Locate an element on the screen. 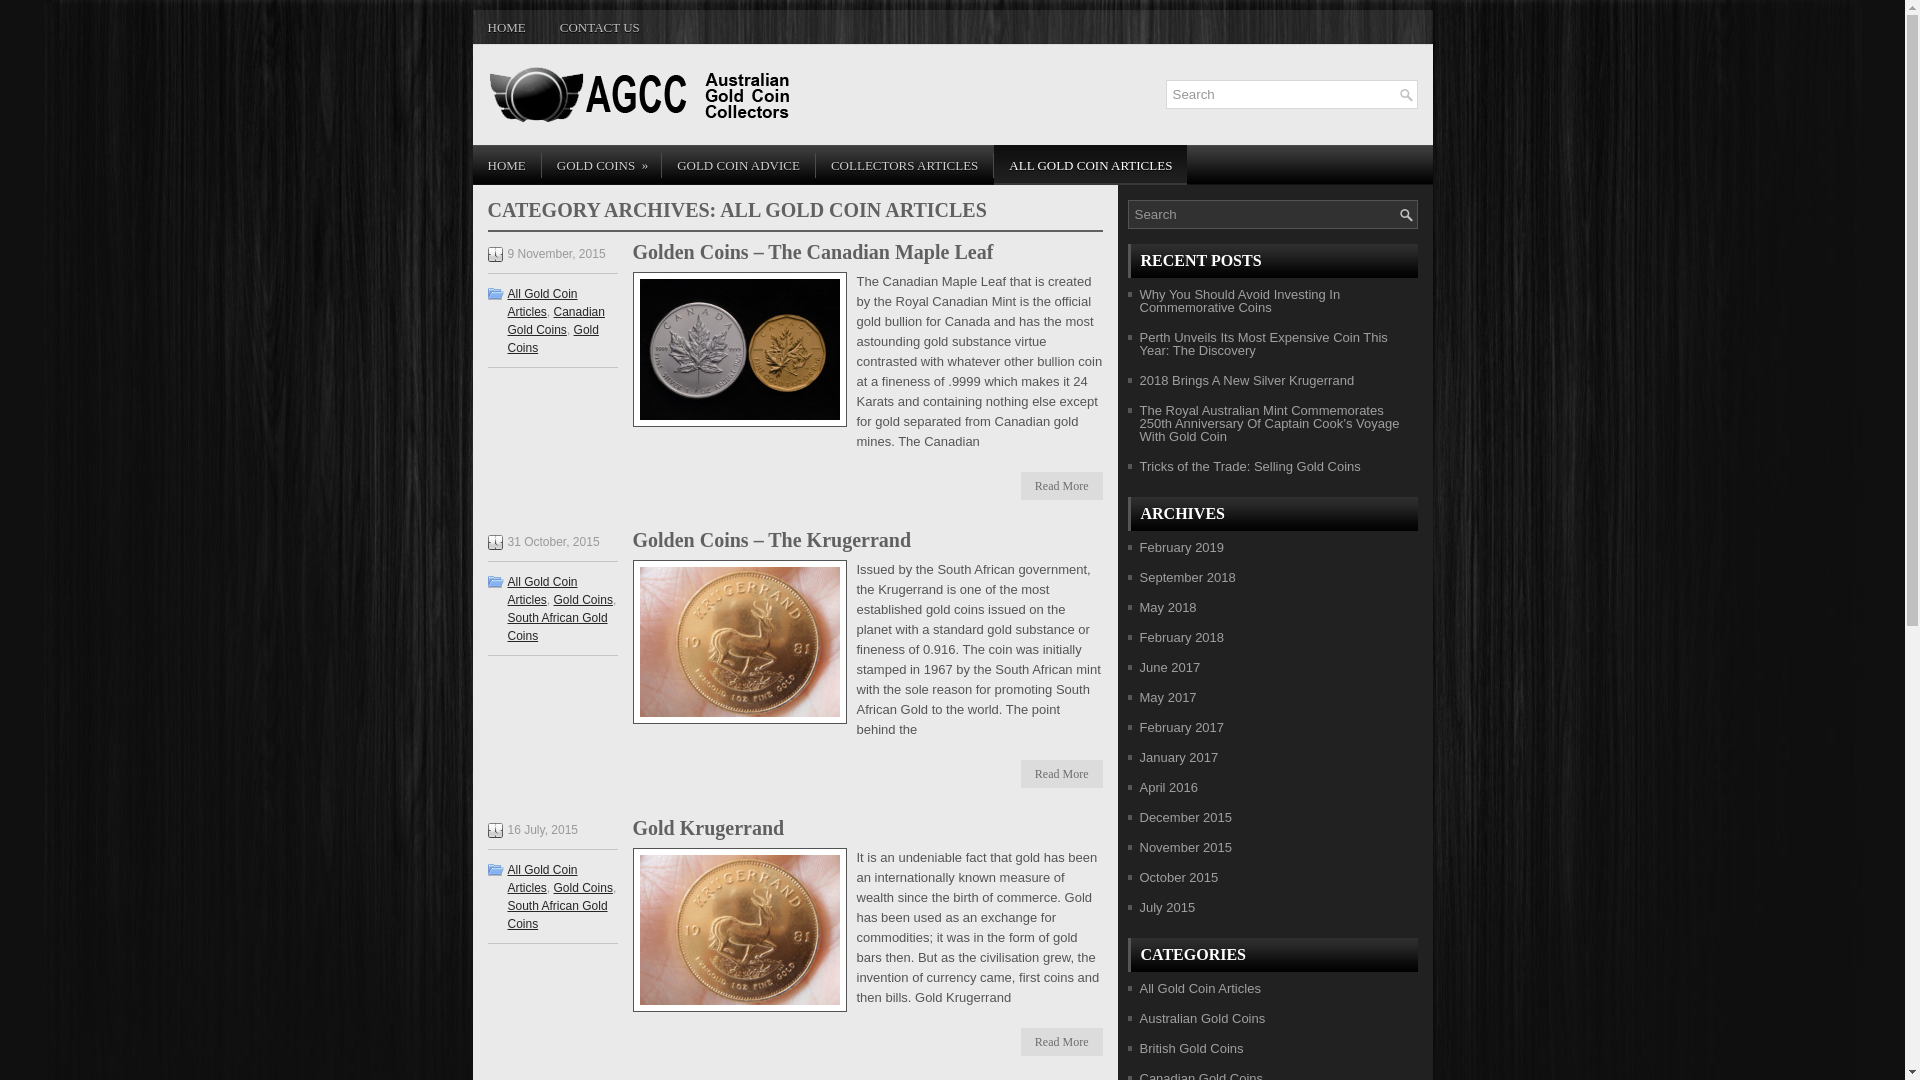 The height and width of the screenshot is (1080, 1920). 'February 2017' is located at coordinates (1182, 727).